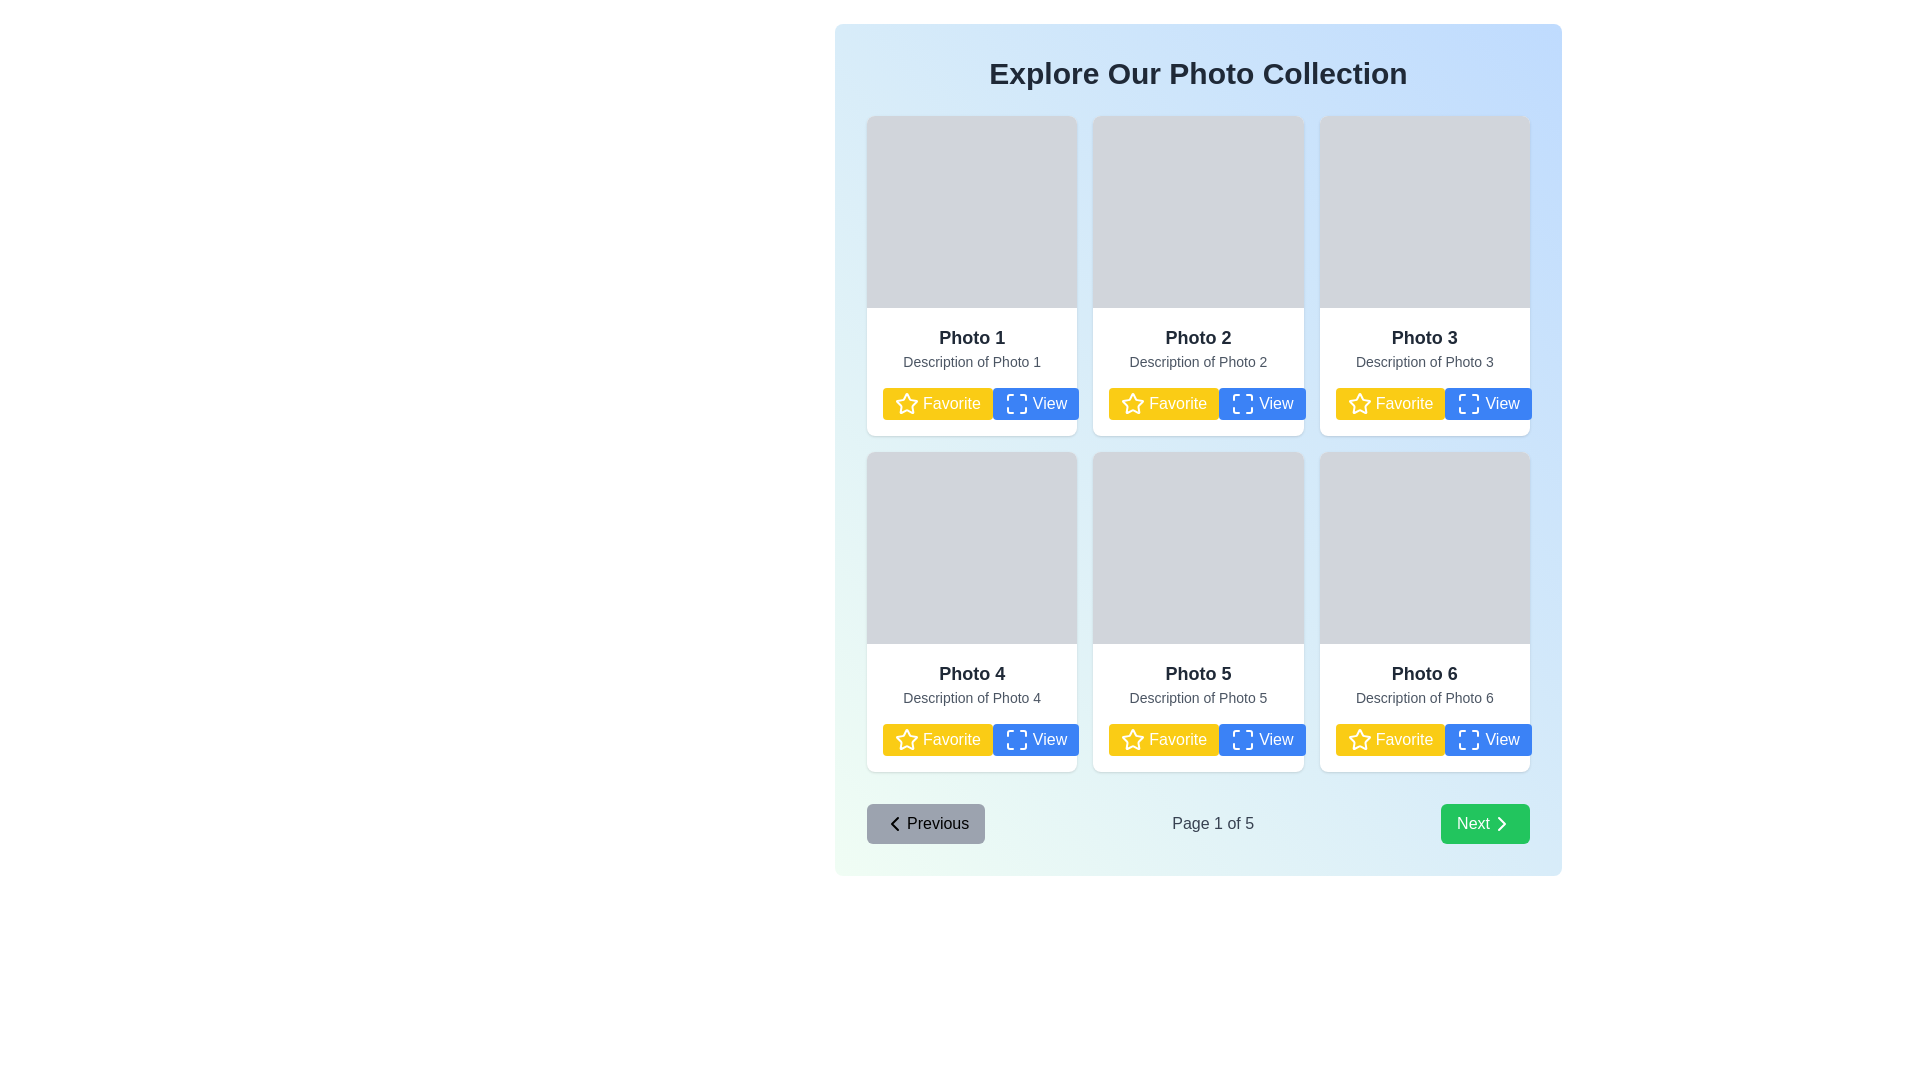  What do you see at coordinates (972, 404) in the screenshot?
I see `the first interactive button located at the bottom of the 'Photo 1' card in the grid layout to mark the photo as a favorite` at bounding box center [972, 404].